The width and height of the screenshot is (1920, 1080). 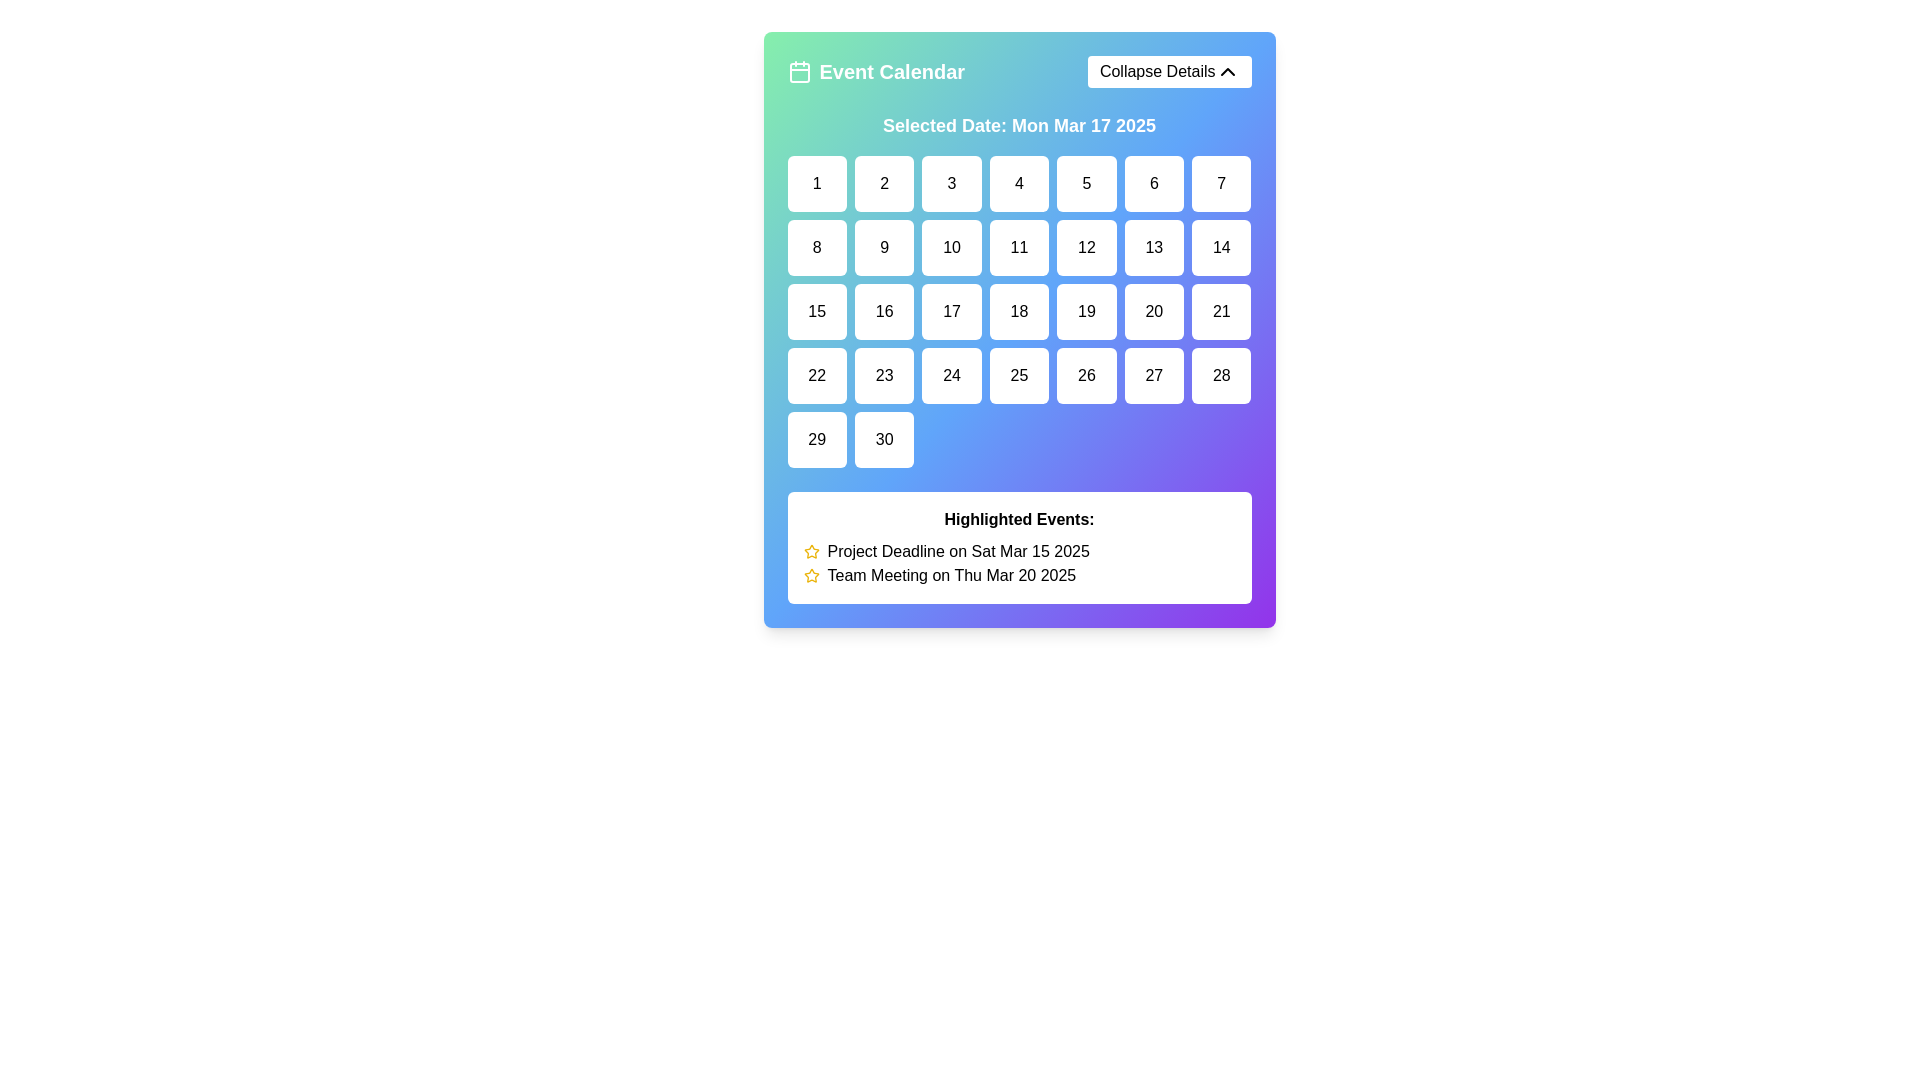 I want to click on the calendar grid cell displaying the number '8', so click(x=817, y=246).